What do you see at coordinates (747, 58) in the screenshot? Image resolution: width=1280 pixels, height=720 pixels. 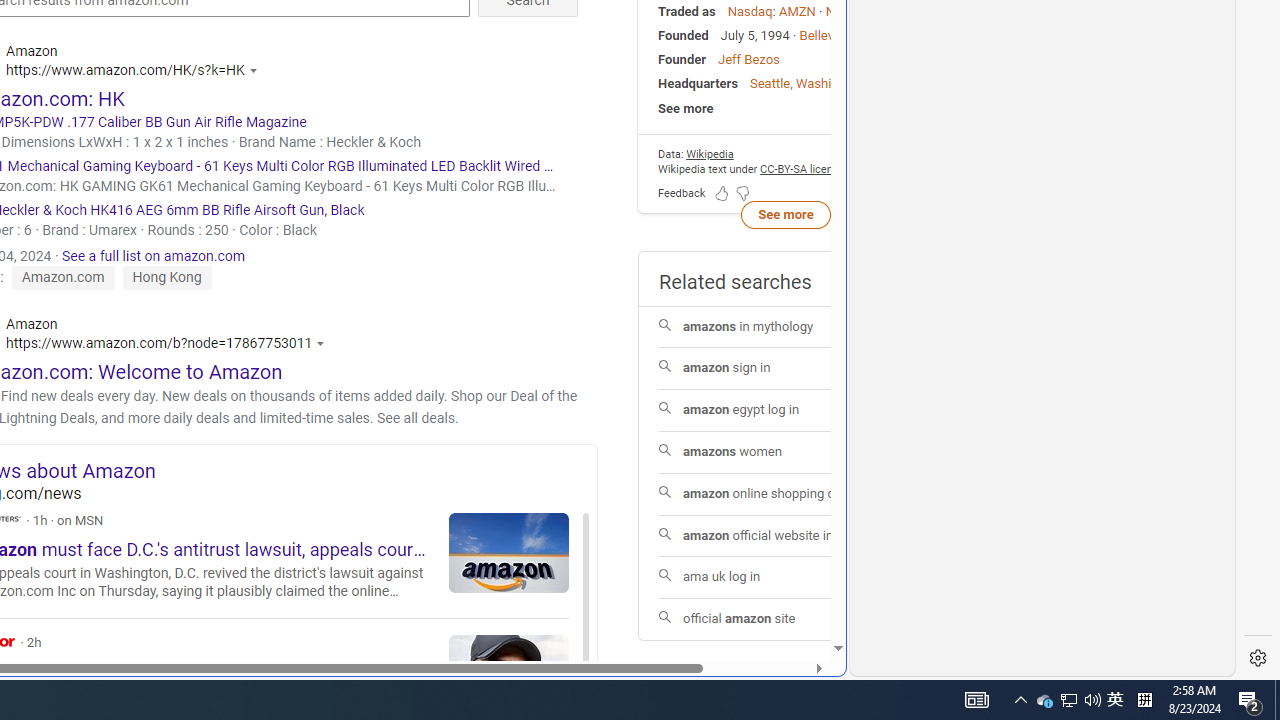 I see `'Jeff Bezos'` at bounding box center [747, 58].